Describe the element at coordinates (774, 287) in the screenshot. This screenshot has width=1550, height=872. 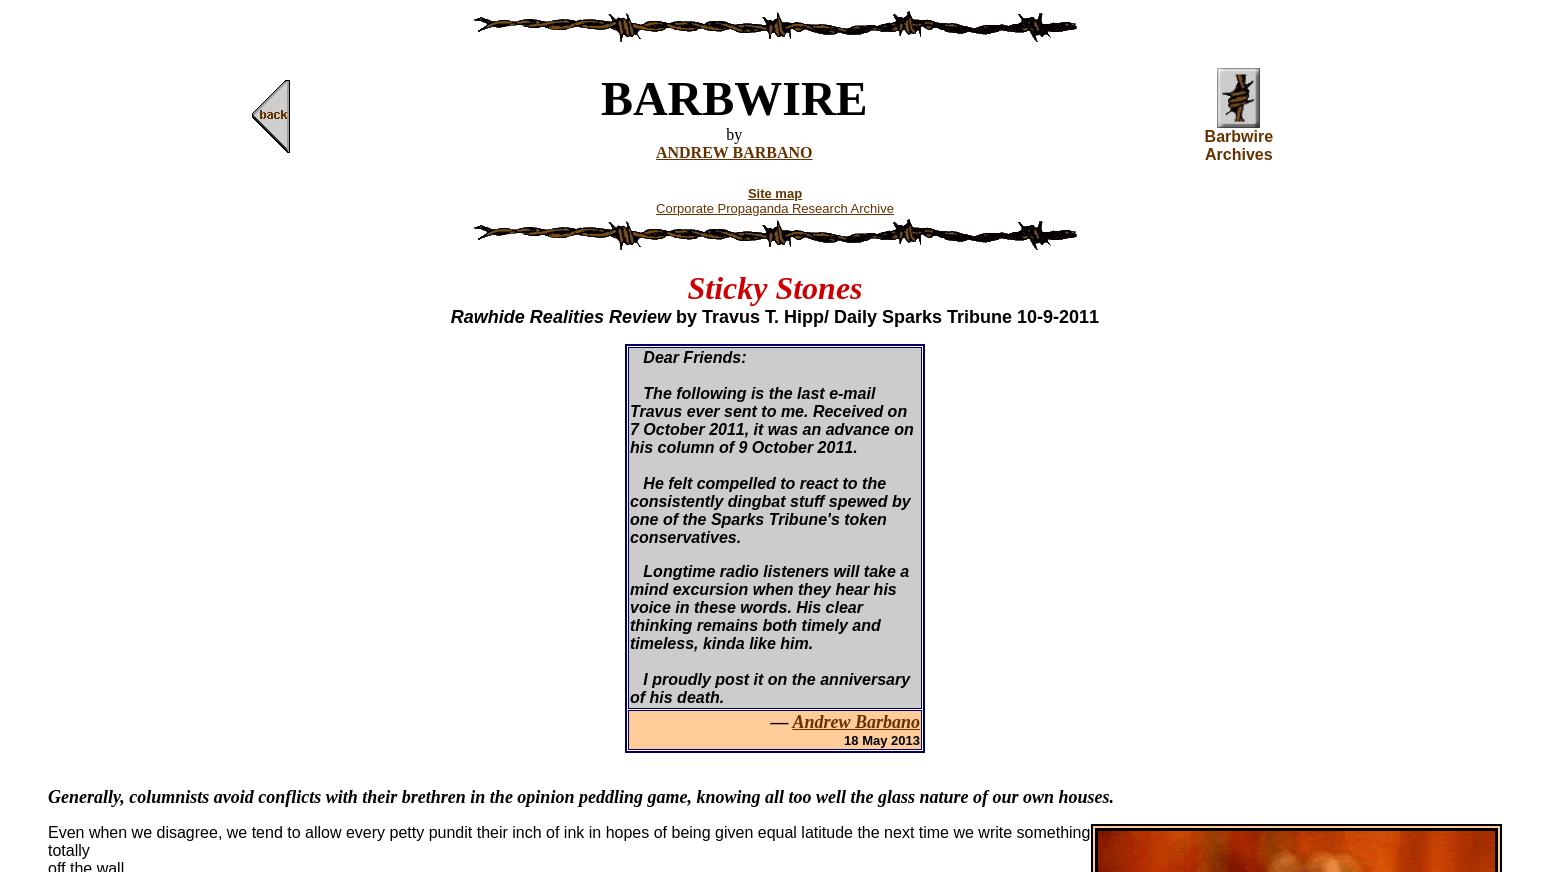
I see `'Sticky 
    Stones'` at that location.